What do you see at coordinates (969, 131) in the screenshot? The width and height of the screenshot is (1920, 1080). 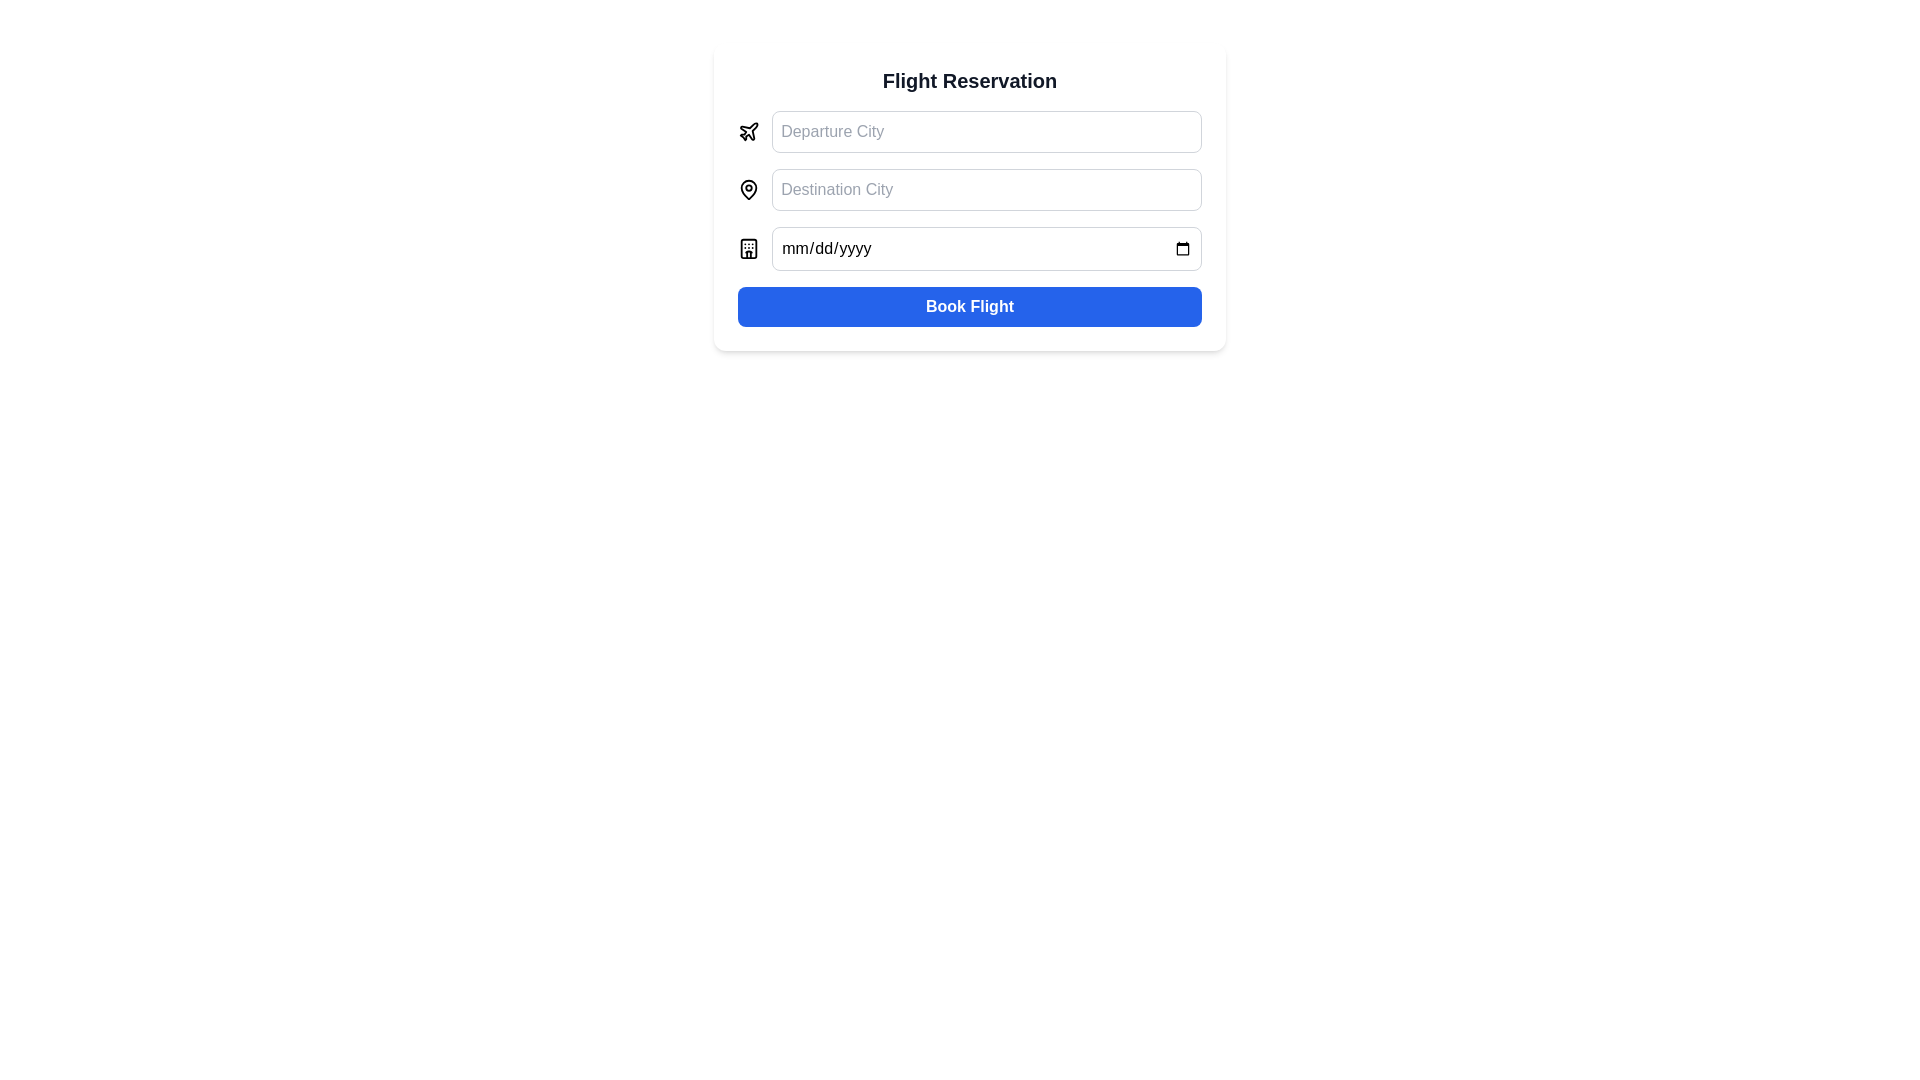 I see `the departure city input field, which is the first input in the flight reservation form, to focus on it` at bounding box center [969, 131].